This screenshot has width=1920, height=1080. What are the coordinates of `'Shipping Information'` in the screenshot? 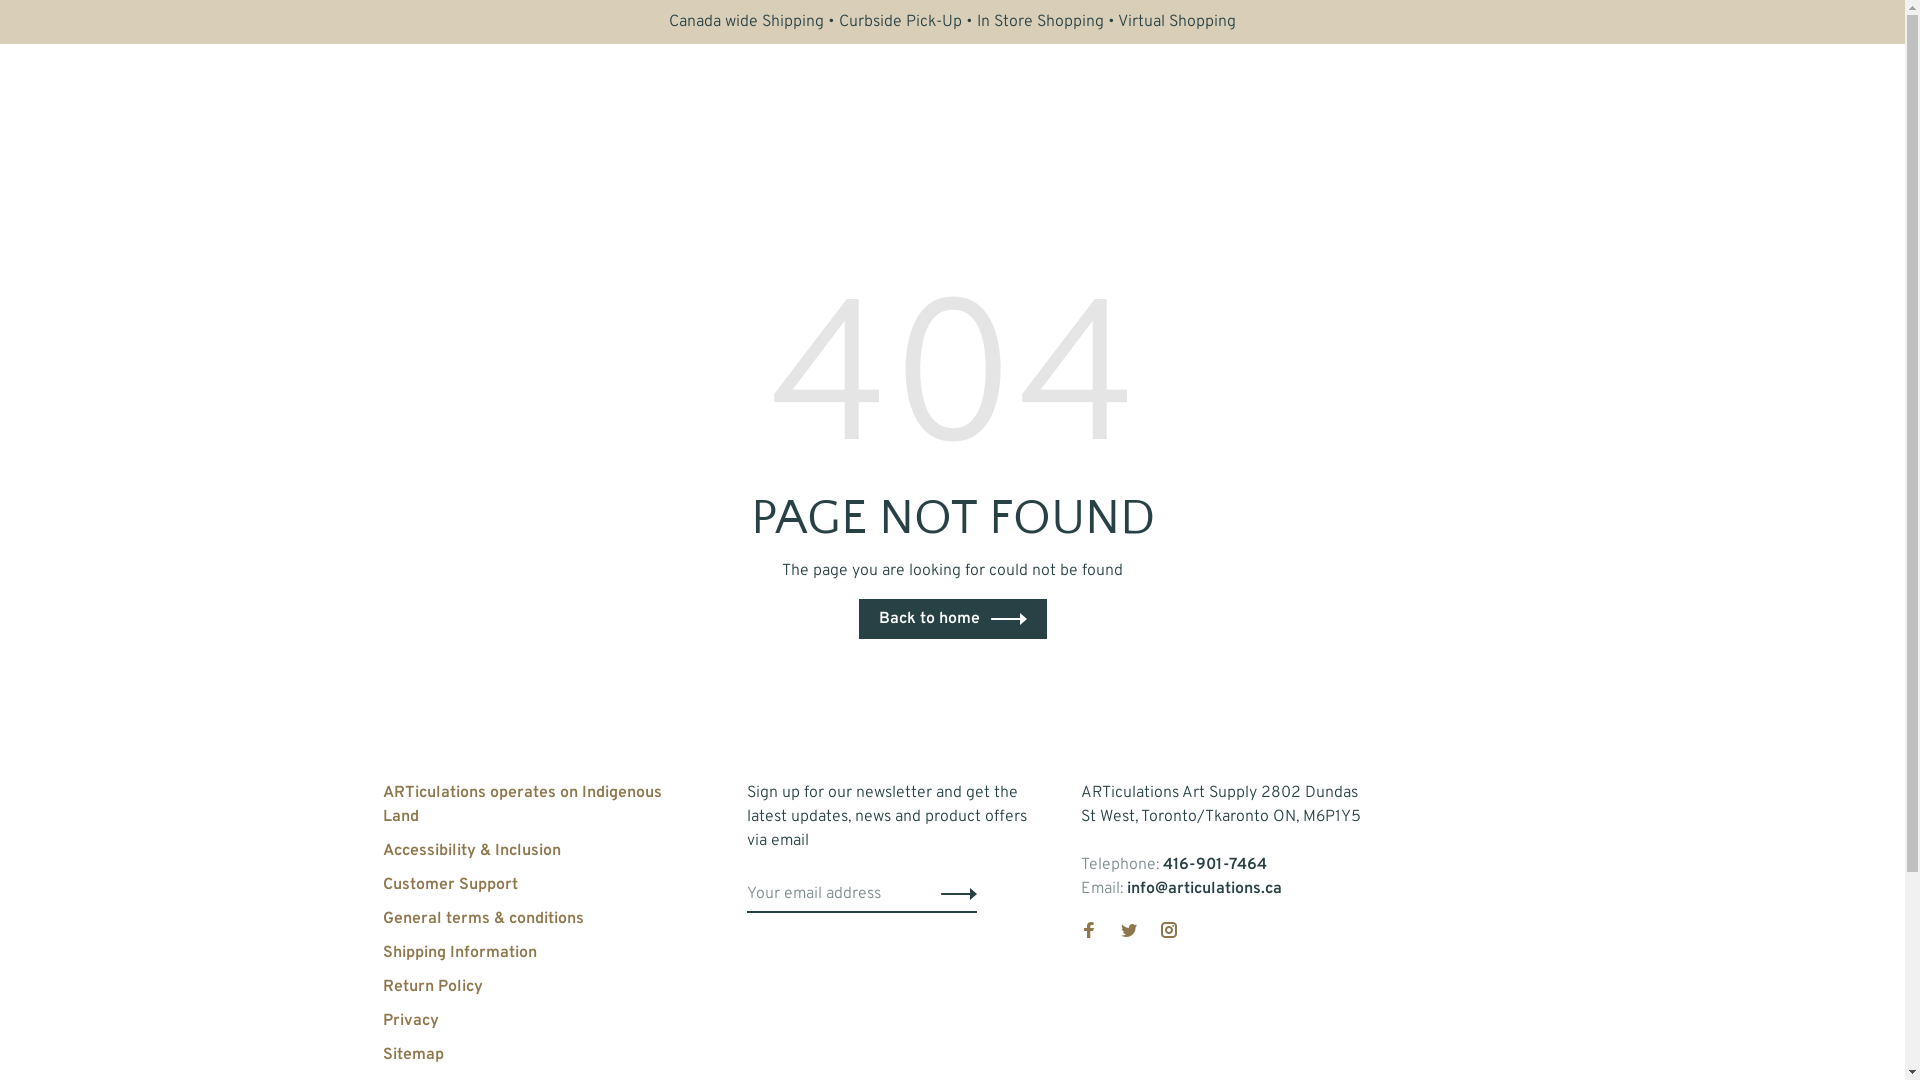 It's located at (458, 951).